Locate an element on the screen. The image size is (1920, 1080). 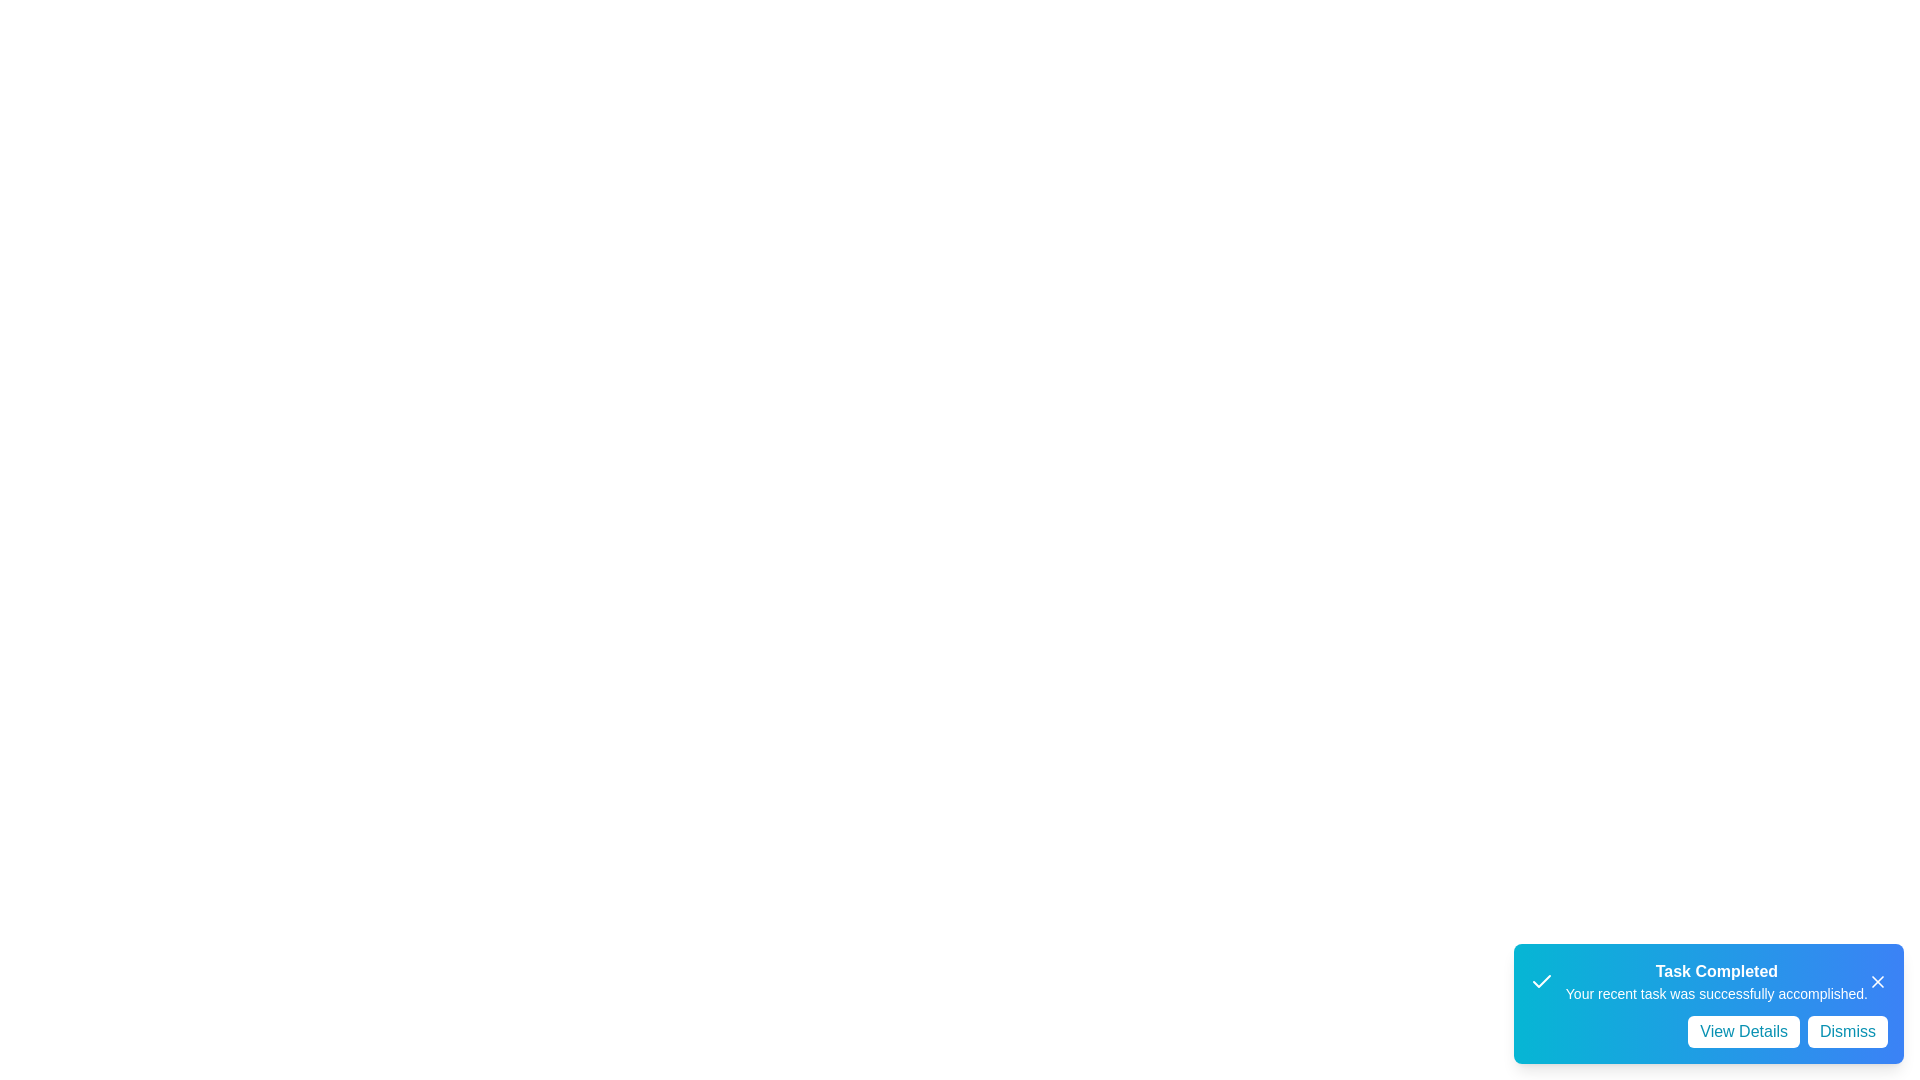
the 'X' icon at the top-right corner of the light blue notification box is located at coordinates (1876, 981).